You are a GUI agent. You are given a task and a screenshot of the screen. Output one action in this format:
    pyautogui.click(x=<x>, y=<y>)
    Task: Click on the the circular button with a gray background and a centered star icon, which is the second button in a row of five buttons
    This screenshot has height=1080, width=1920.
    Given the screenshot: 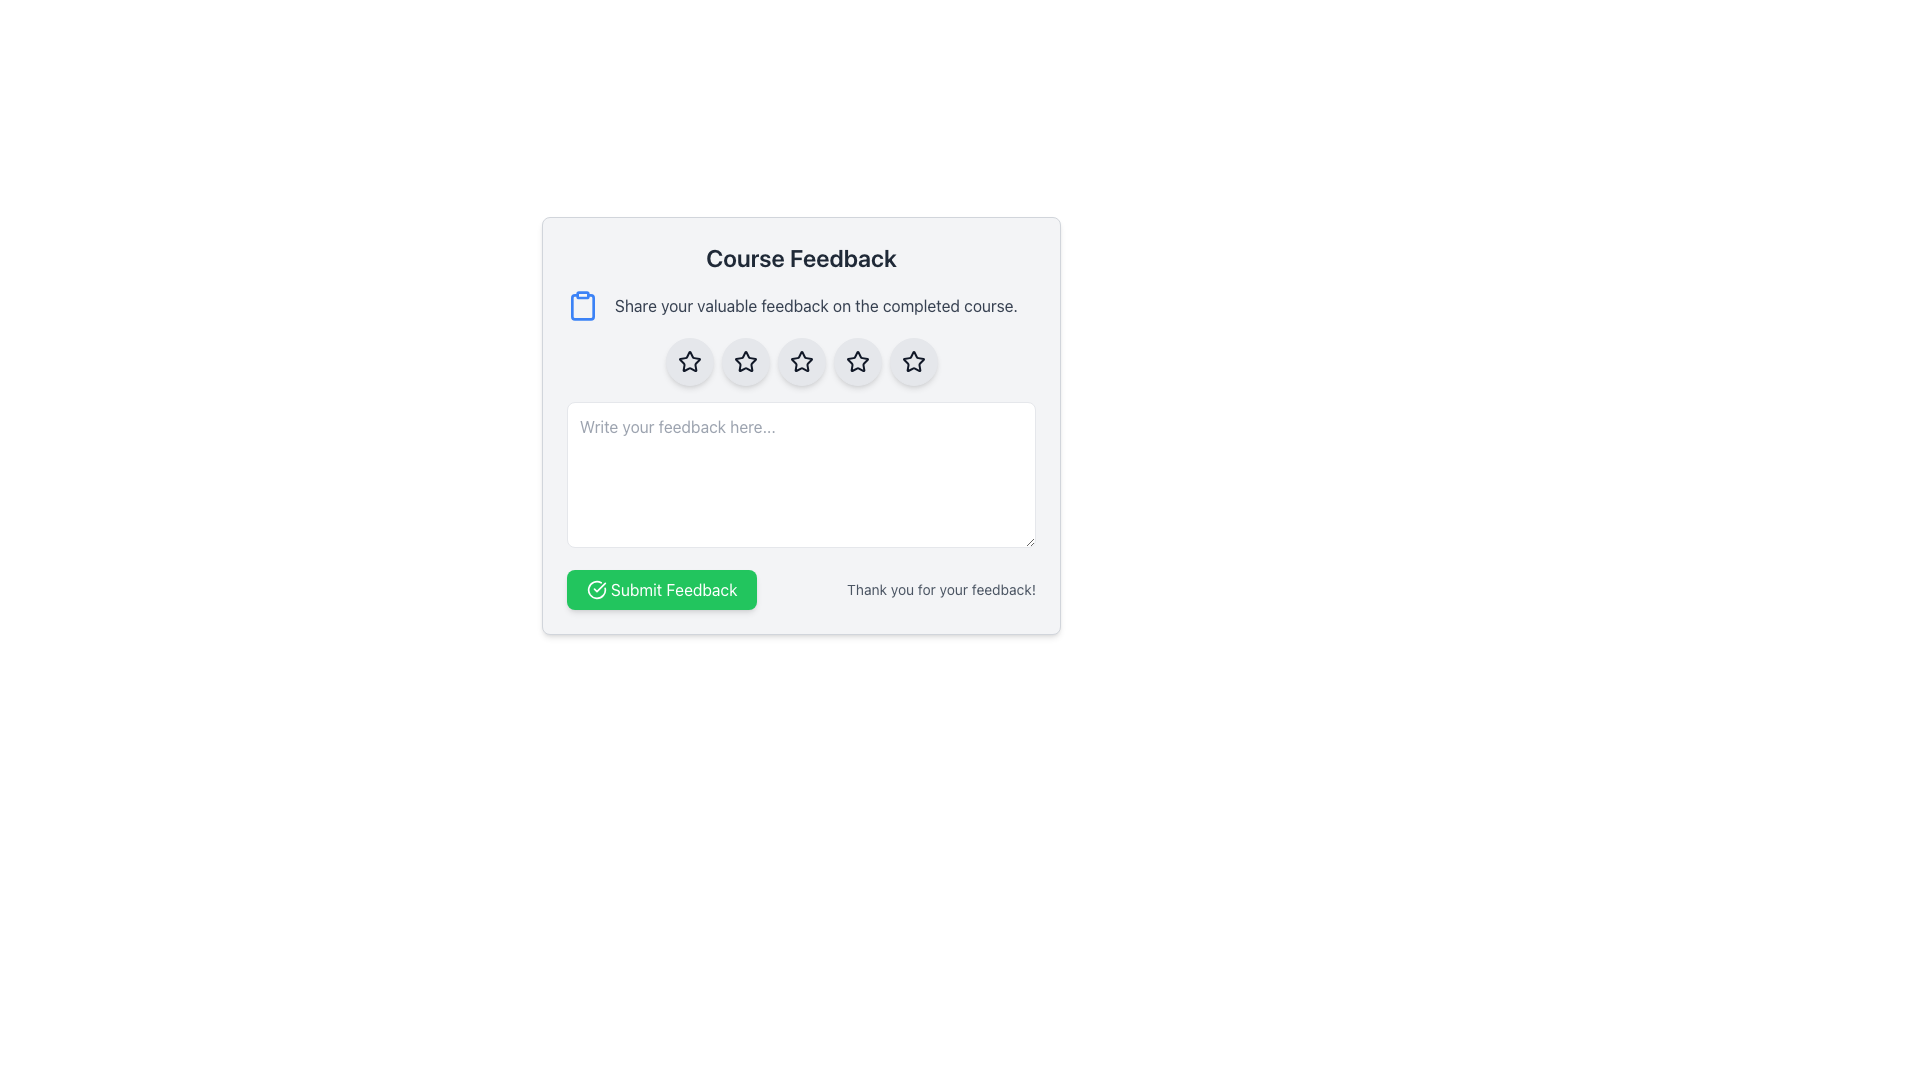 What is the action you would take?
    pyautogui.click(x=744, y=362)
    